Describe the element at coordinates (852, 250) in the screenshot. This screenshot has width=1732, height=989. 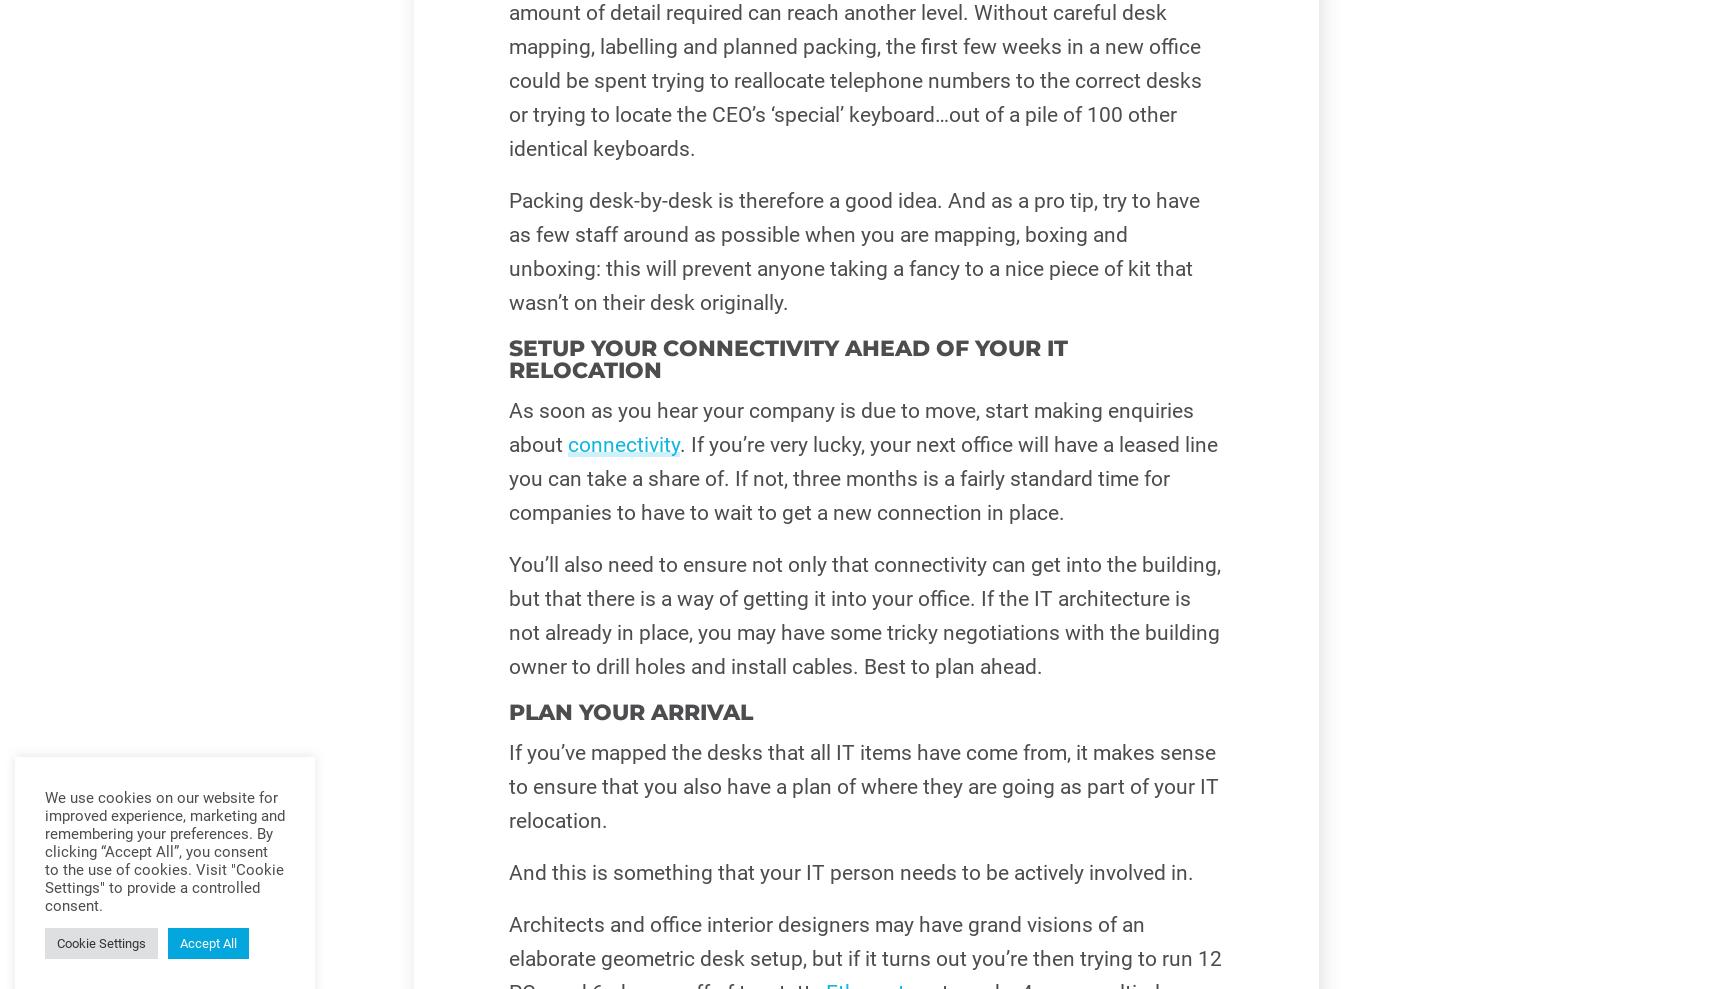
I see `'Packing desk-by-desk is therefore a good idea. And as a pro tip, try to have as few staff around as possible when you are mapping, boxing and unboxing: this will prevent anyone taking a fancy to a nice piece of kit that wasn’t on their desk originally.'` at that location.